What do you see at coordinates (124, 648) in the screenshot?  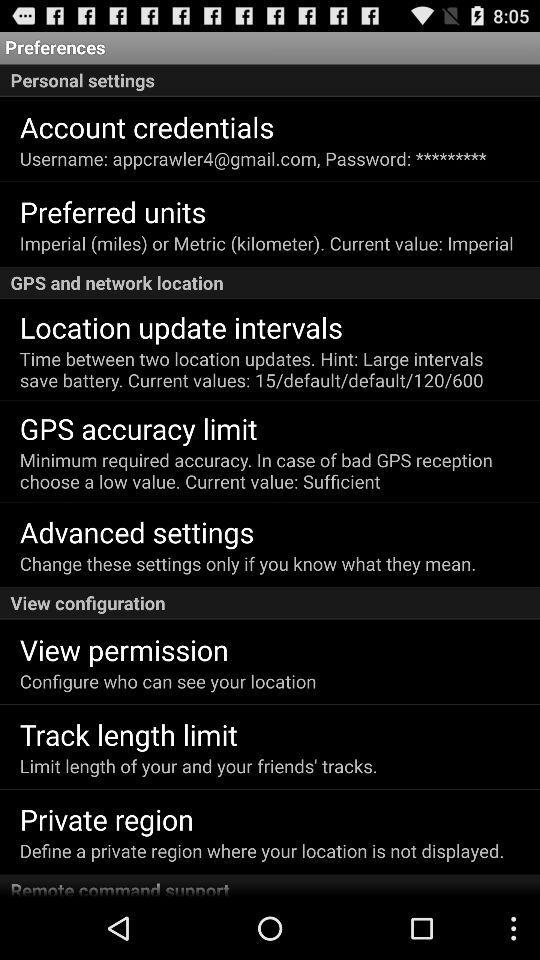 I see `view permission` at bounding box center [124, 648].